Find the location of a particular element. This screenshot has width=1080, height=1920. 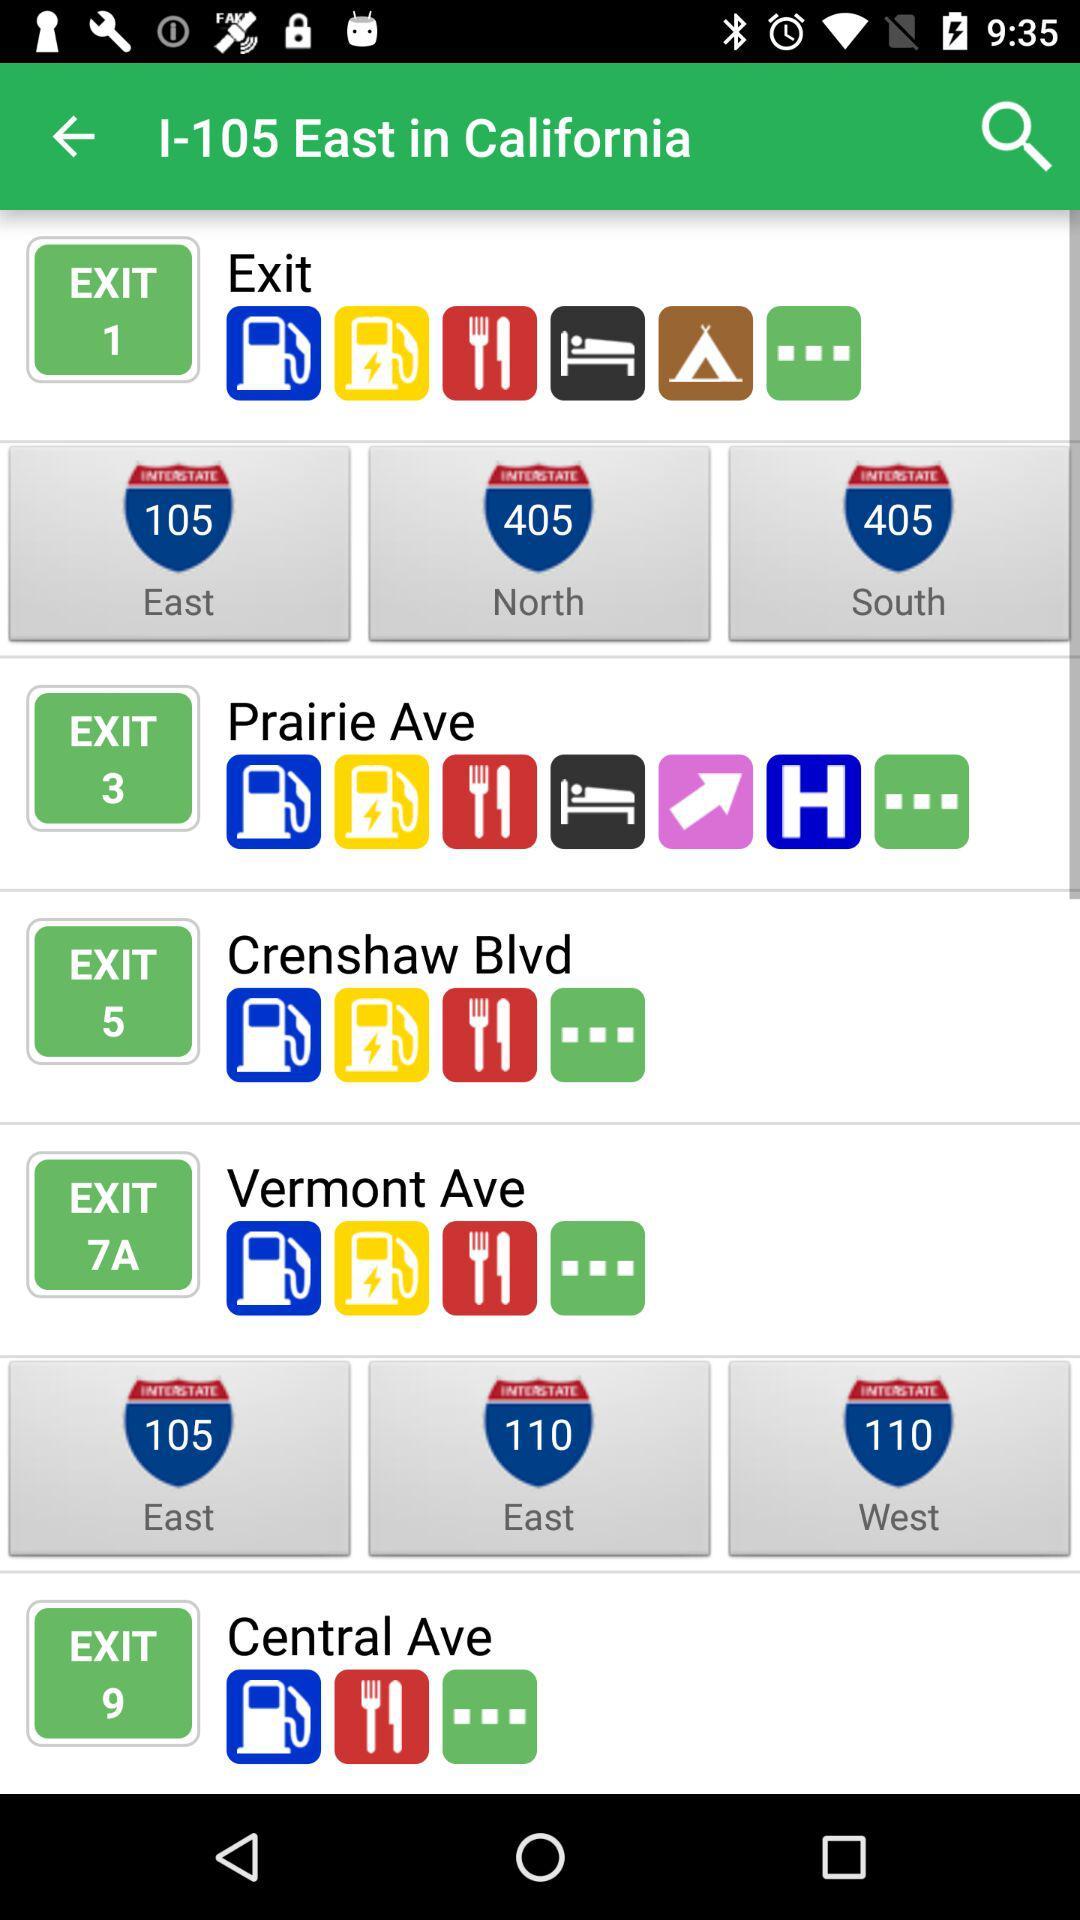

the item below the exit item is located at coordinates (113, 338).